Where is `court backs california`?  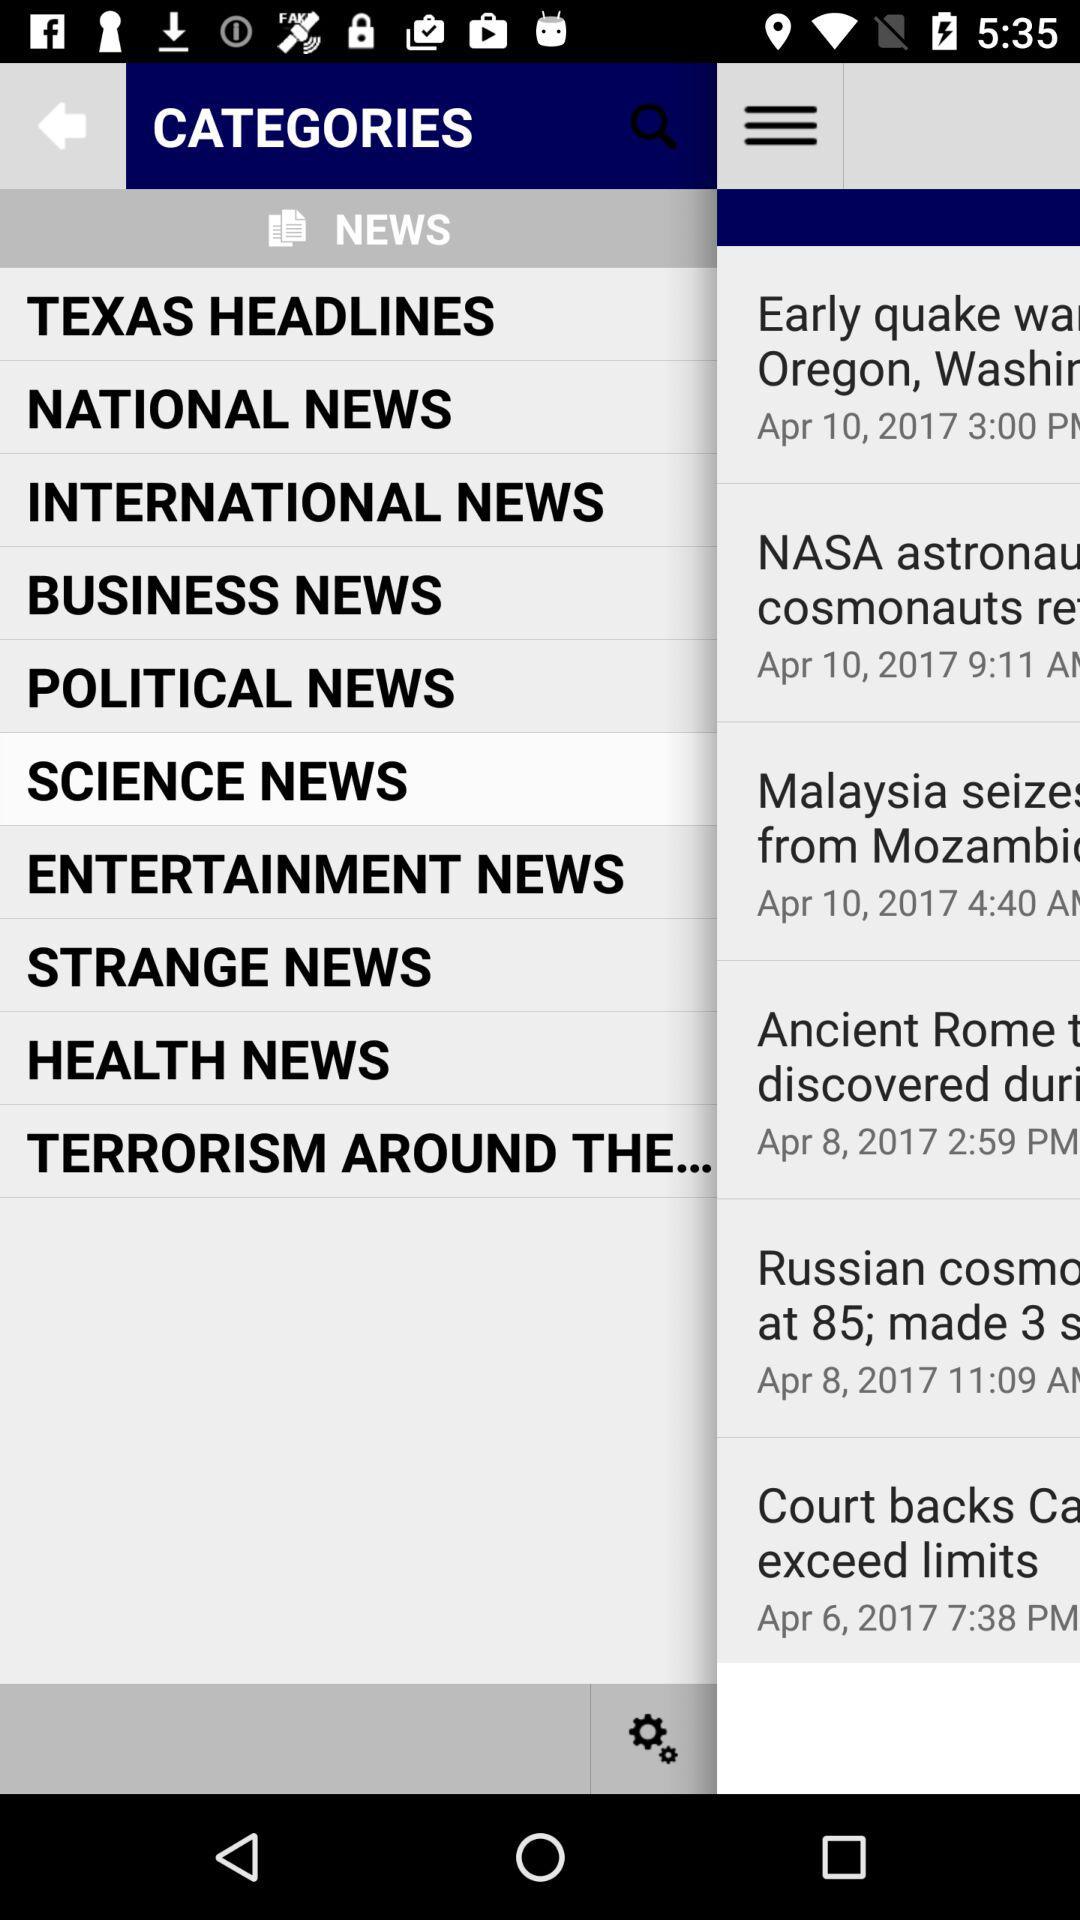
court backs california is located at coordinates (918, 1530).